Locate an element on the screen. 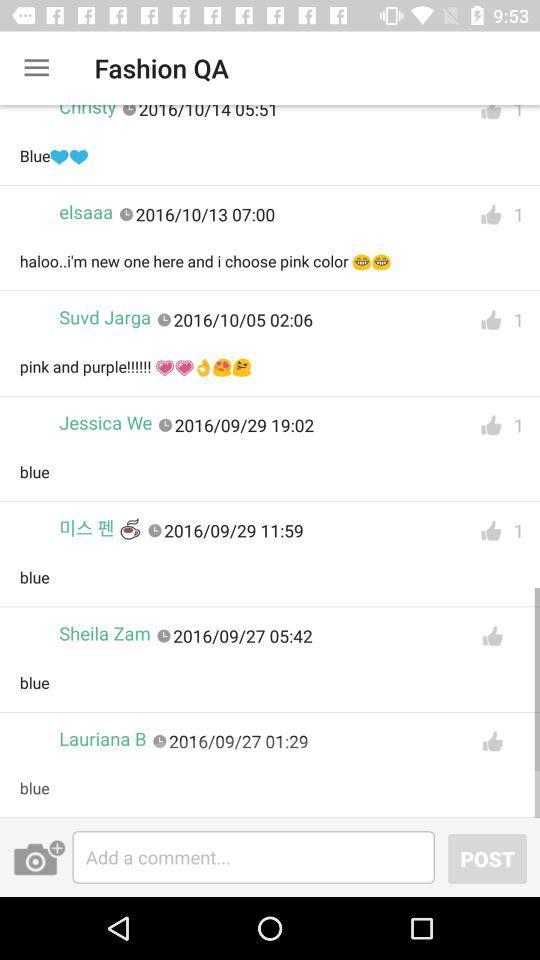 This screenshot has width=540, height=960. leave a comment is located at coordinates (253, 856).